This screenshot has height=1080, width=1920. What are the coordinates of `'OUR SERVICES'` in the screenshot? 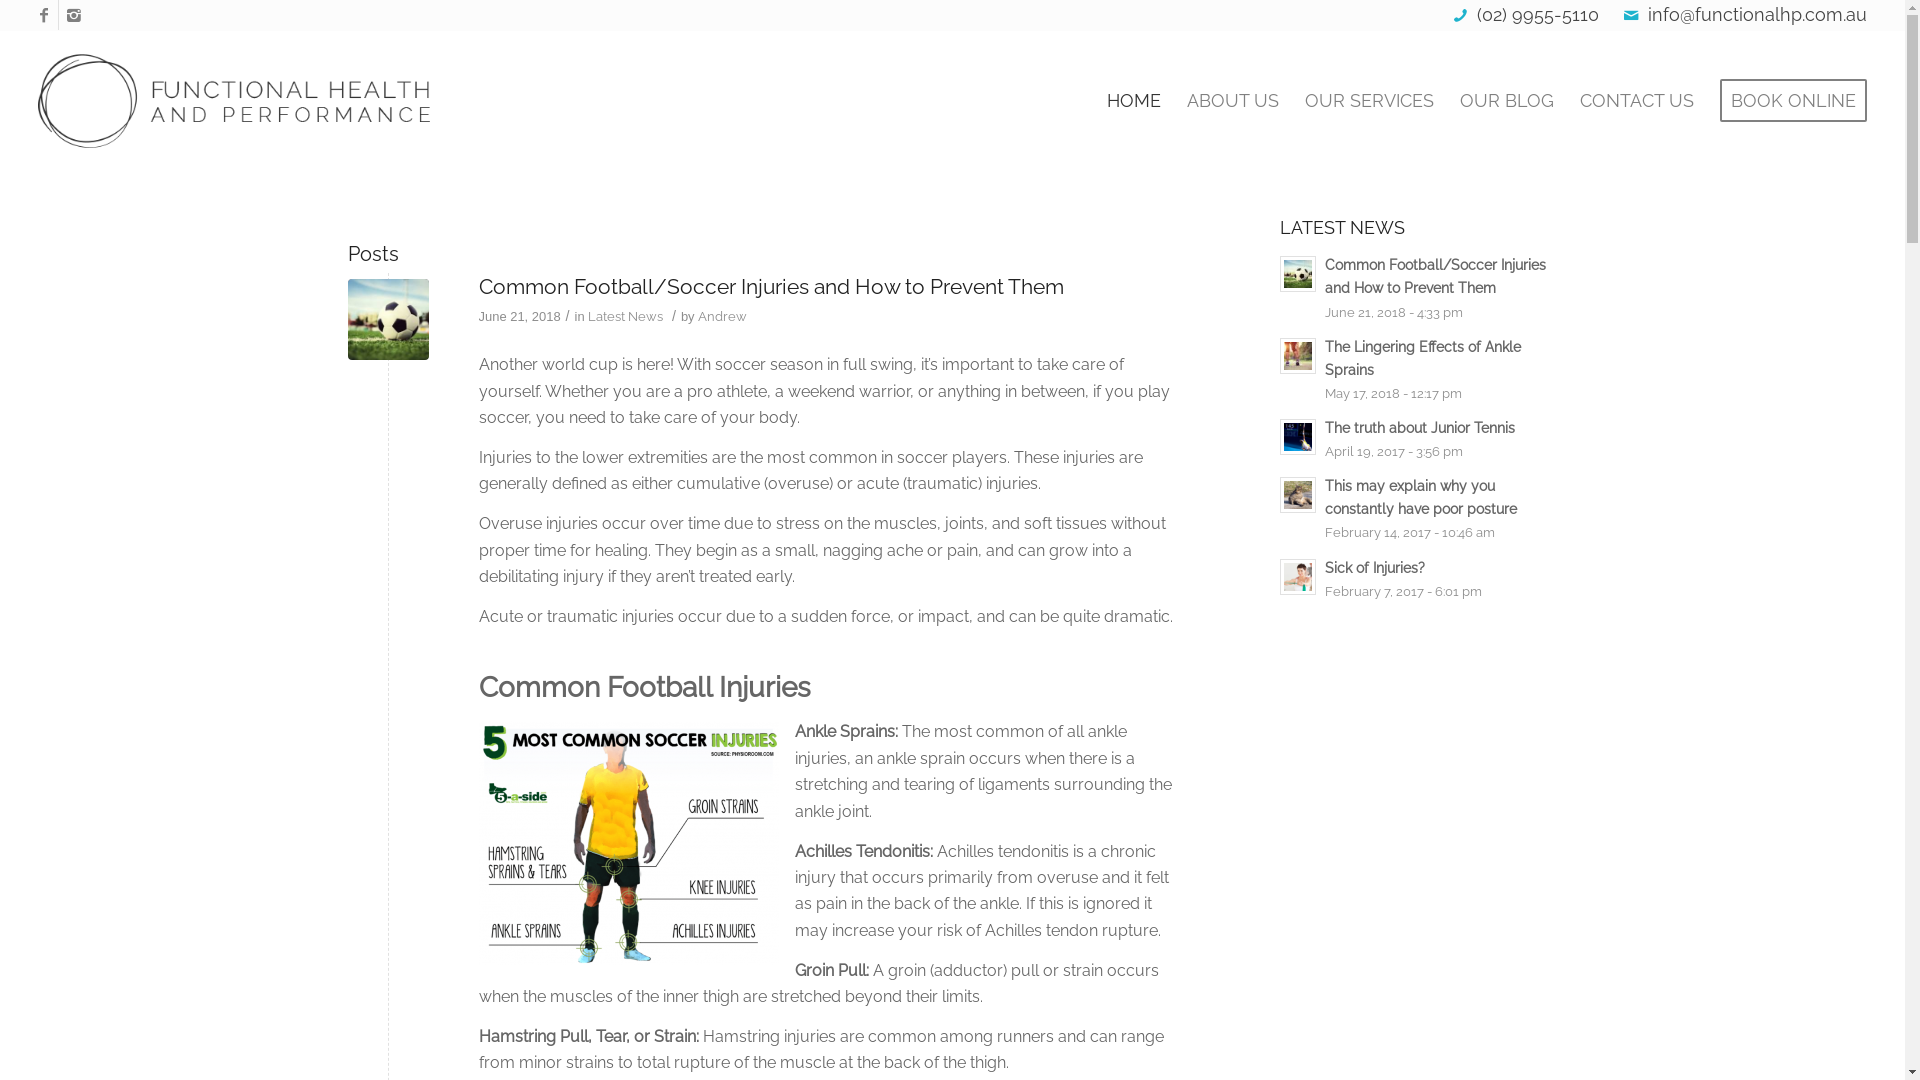 It's located at (1291, 100).